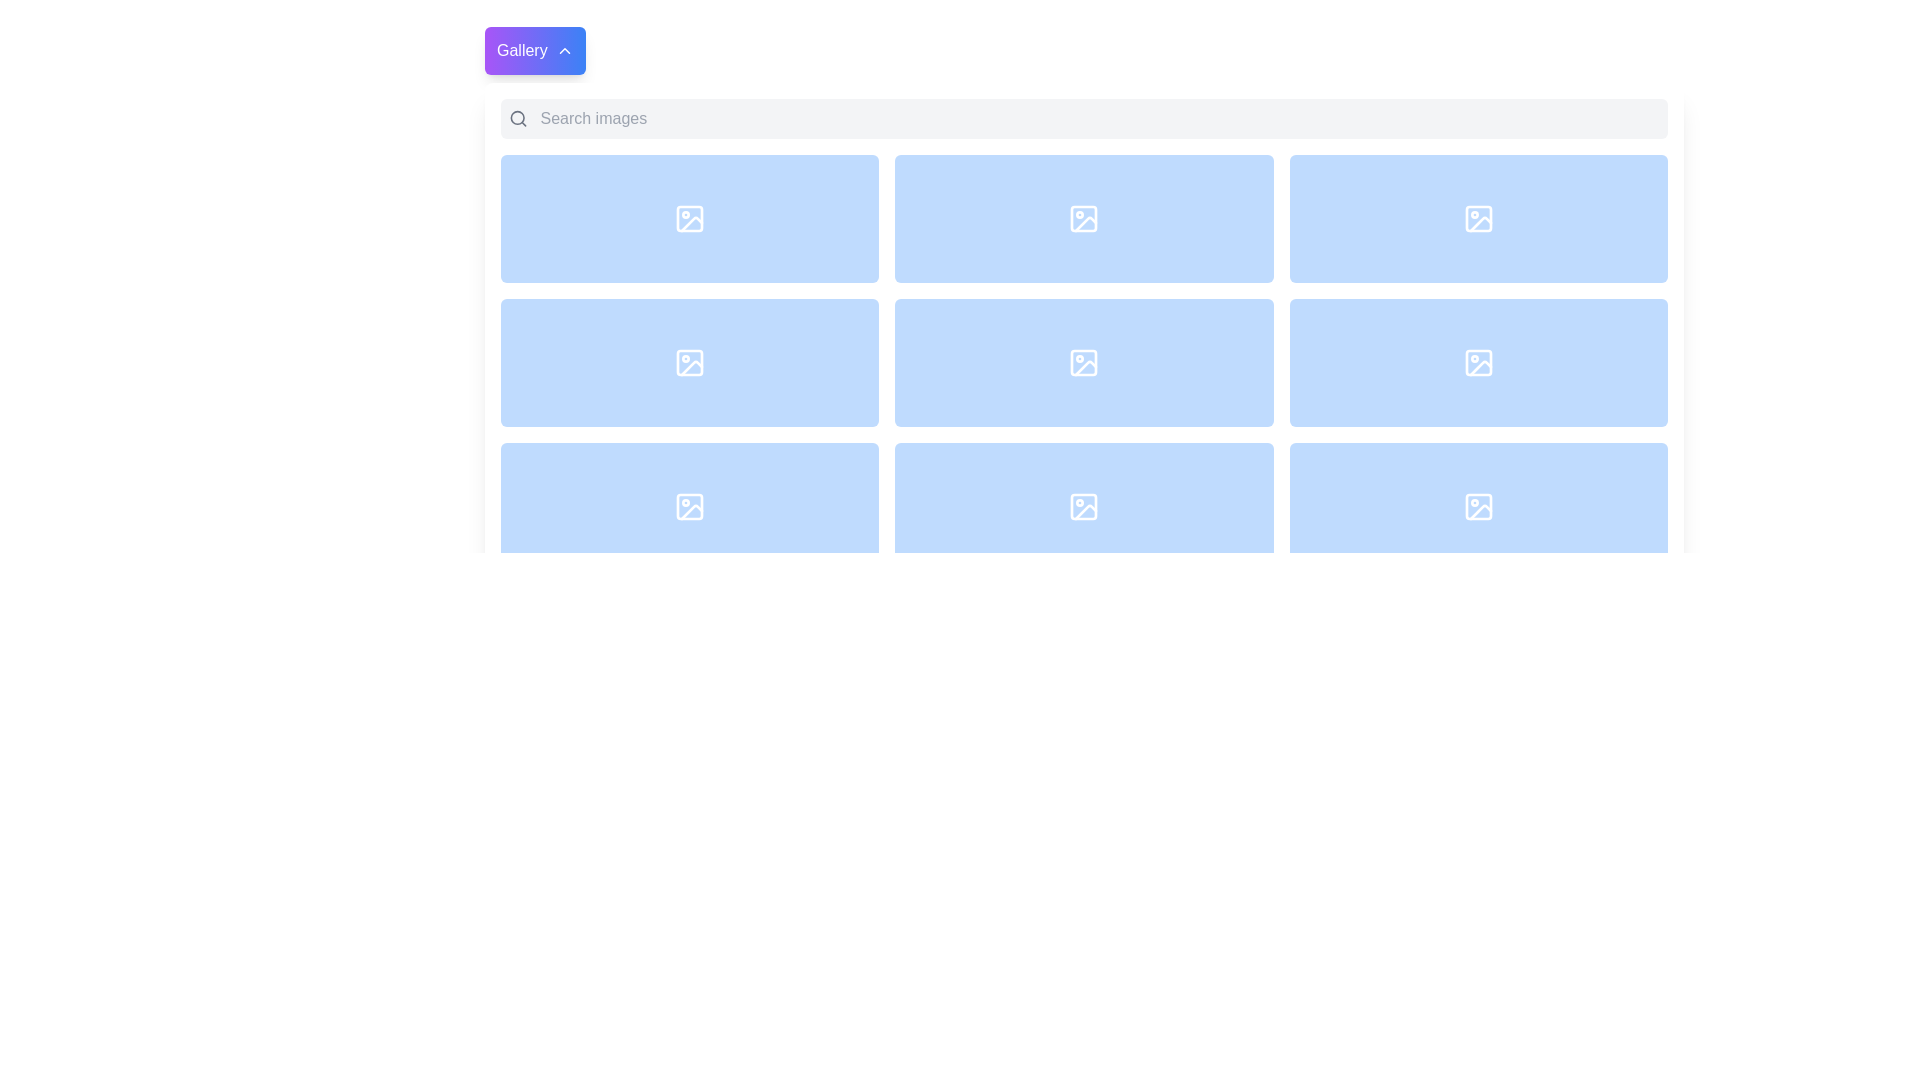 The width and height of the screenshot is (1920, 1080). What do you see at coordinates (1478, 505) in the screenshot?
I see `decorative segment of the icon located within the bottom-right quadrant of an image placeholder in a gallery layout for debugging purposes` at bounding box center [1478, 505].